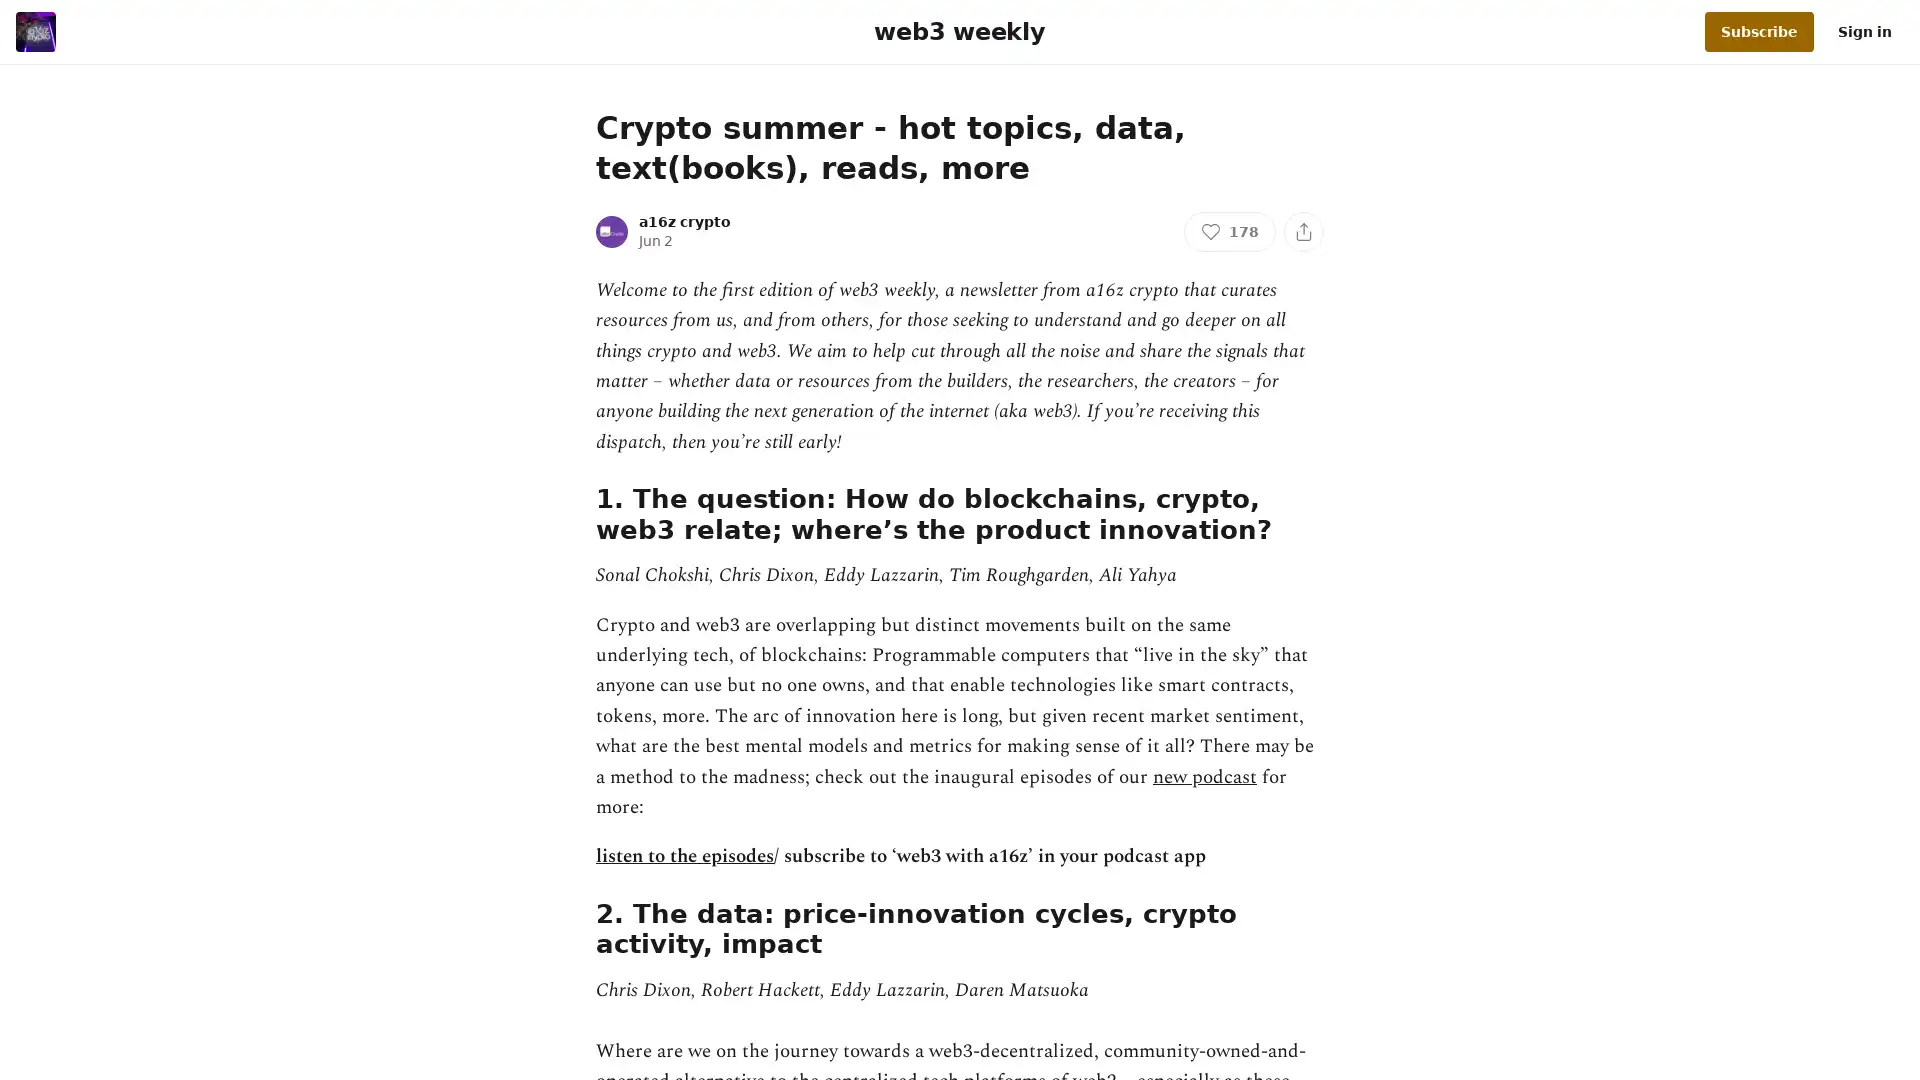 The image size is (1920, 1080). Describe the element at coordinates (1758, 31) in the screenshot. I see `Subscribe` at that location.